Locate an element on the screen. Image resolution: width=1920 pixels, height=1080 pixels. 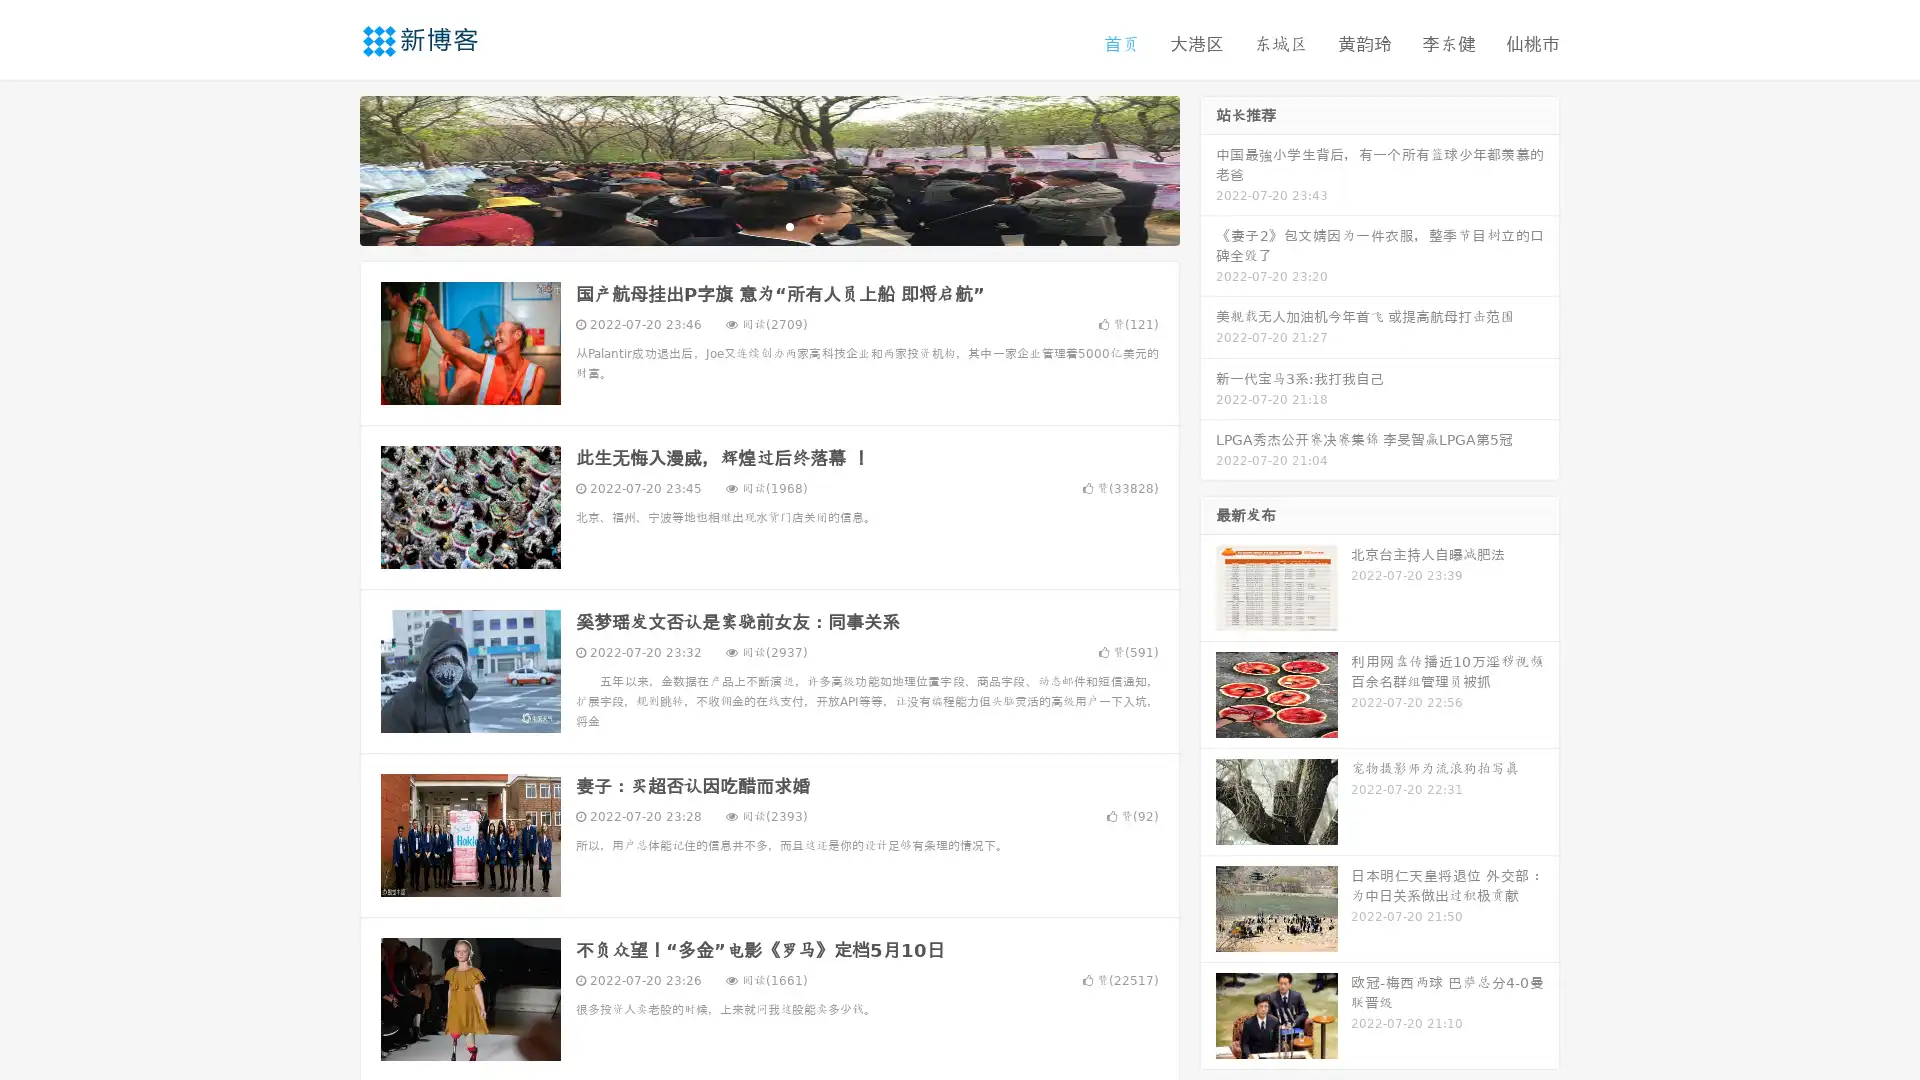
Next slide is located at coordinates (1208, 168).